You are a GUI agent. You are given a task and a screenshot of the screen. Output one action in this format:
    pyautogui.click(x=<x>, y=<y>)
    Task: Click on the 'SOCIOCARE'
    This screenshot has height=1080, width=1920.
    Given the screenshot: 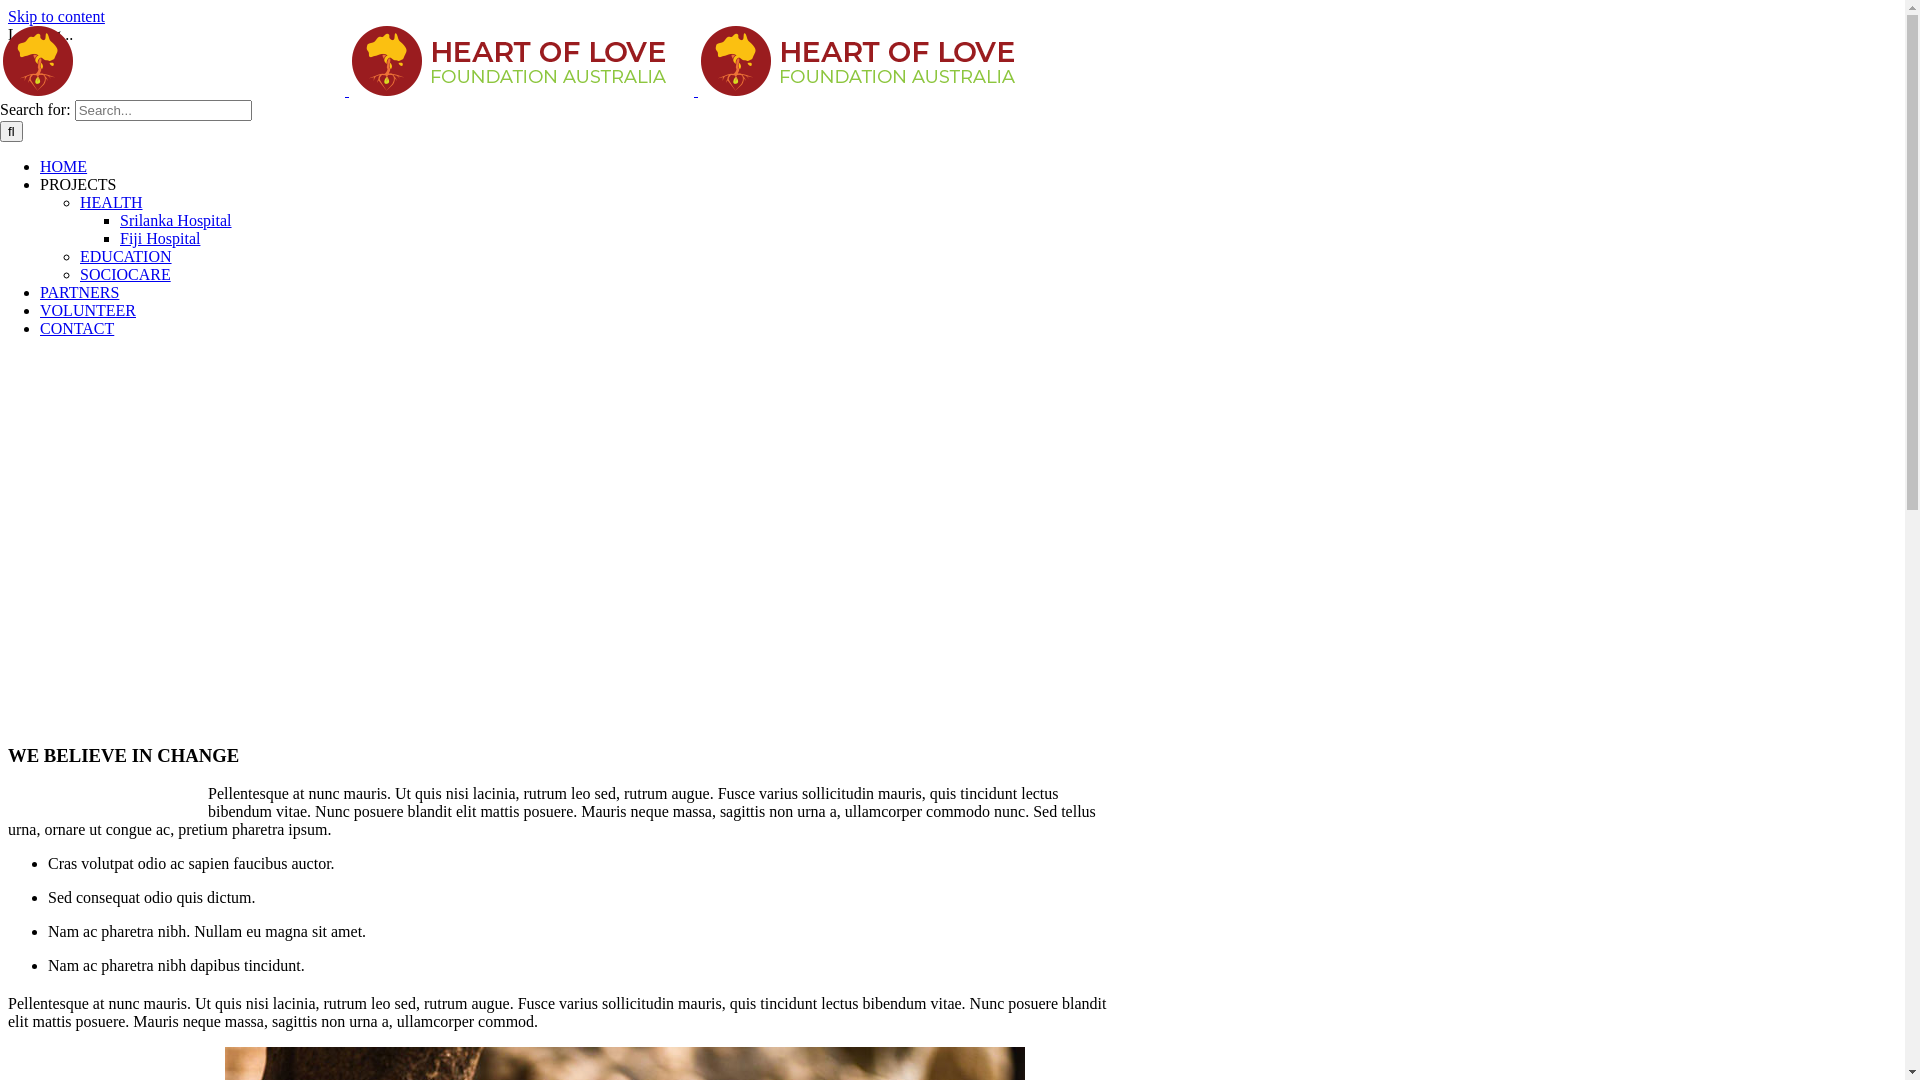 What is the action you would take?
    pyautogui.click(x=124, y=274)
    